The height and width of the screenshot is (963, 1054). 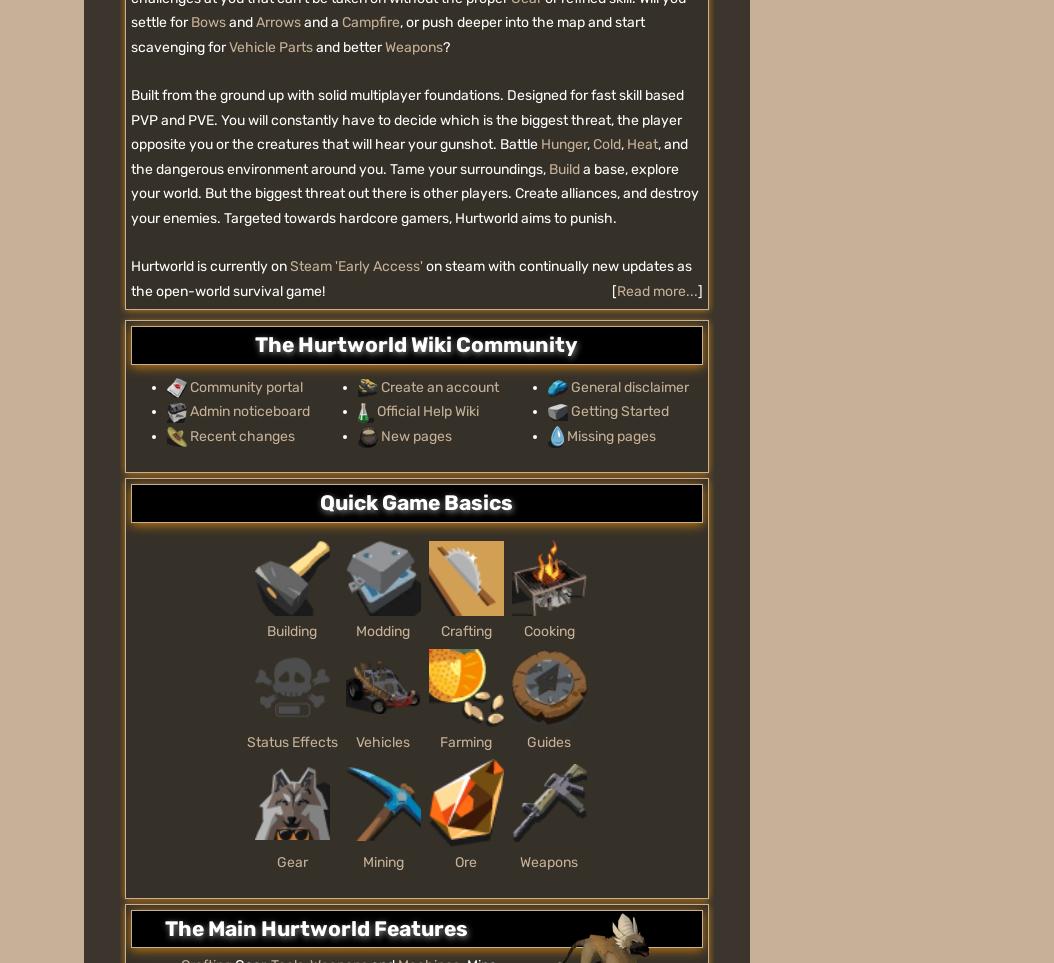 I want to click on 'Global Sitemap', so click(x=478, y=373).